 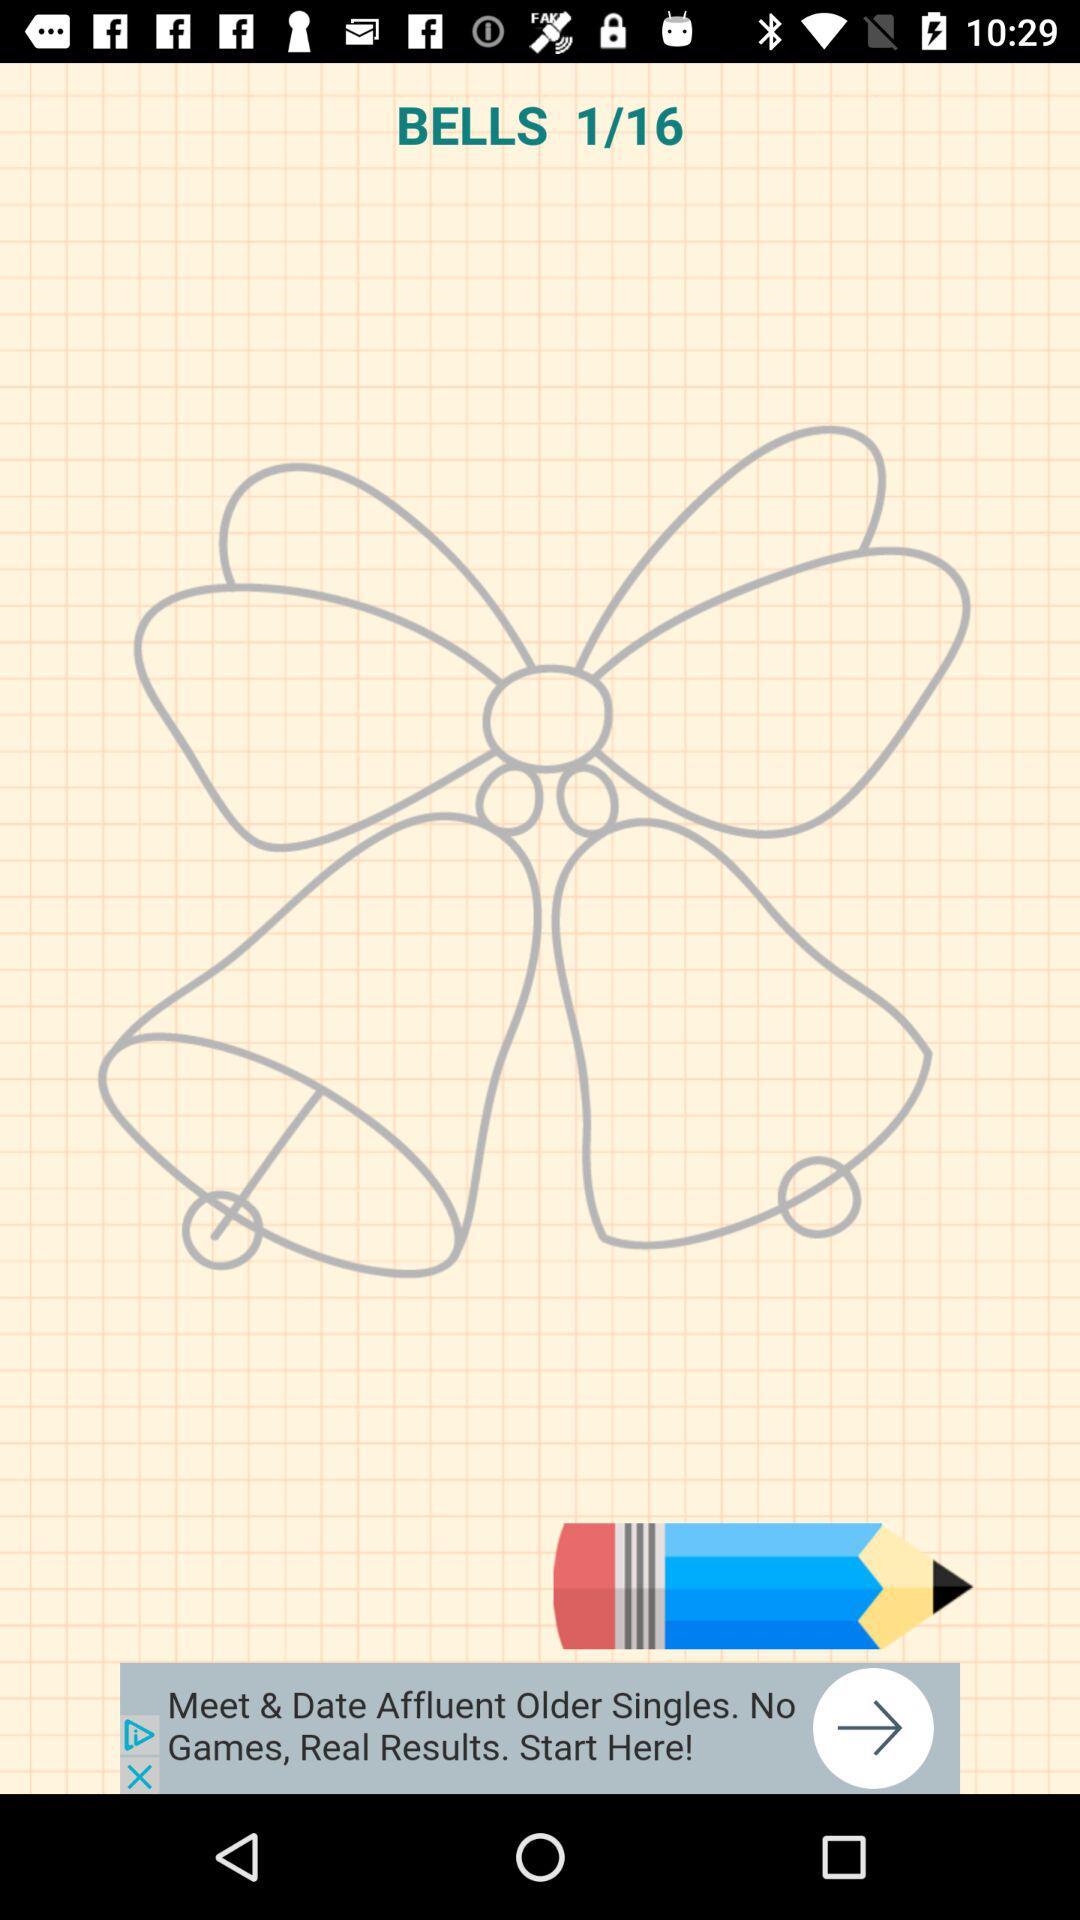 What do you see at coordinates (763, 1585) in the screenshot?
I see `drawing tool` at bounding box center [763, 1585].